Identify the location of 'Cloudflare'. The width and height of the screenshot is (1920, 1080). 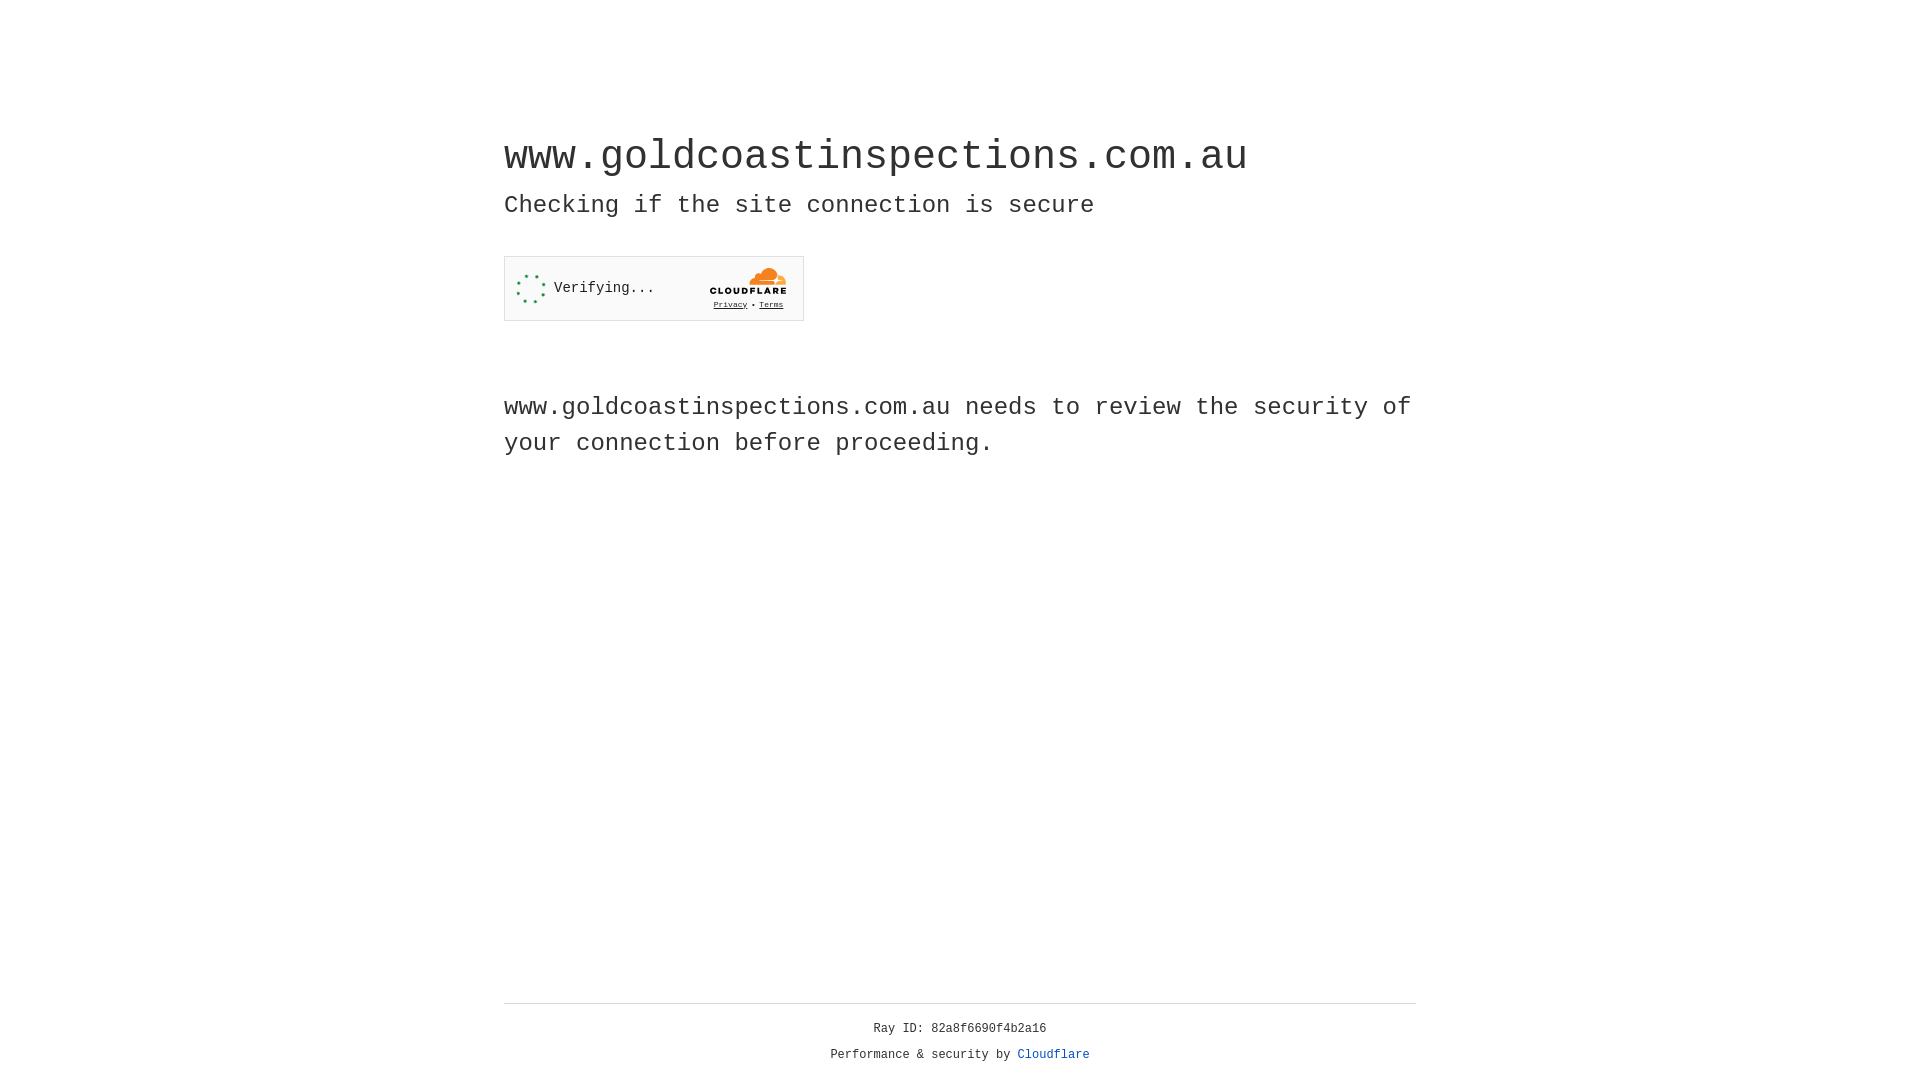
(1053, 1054).